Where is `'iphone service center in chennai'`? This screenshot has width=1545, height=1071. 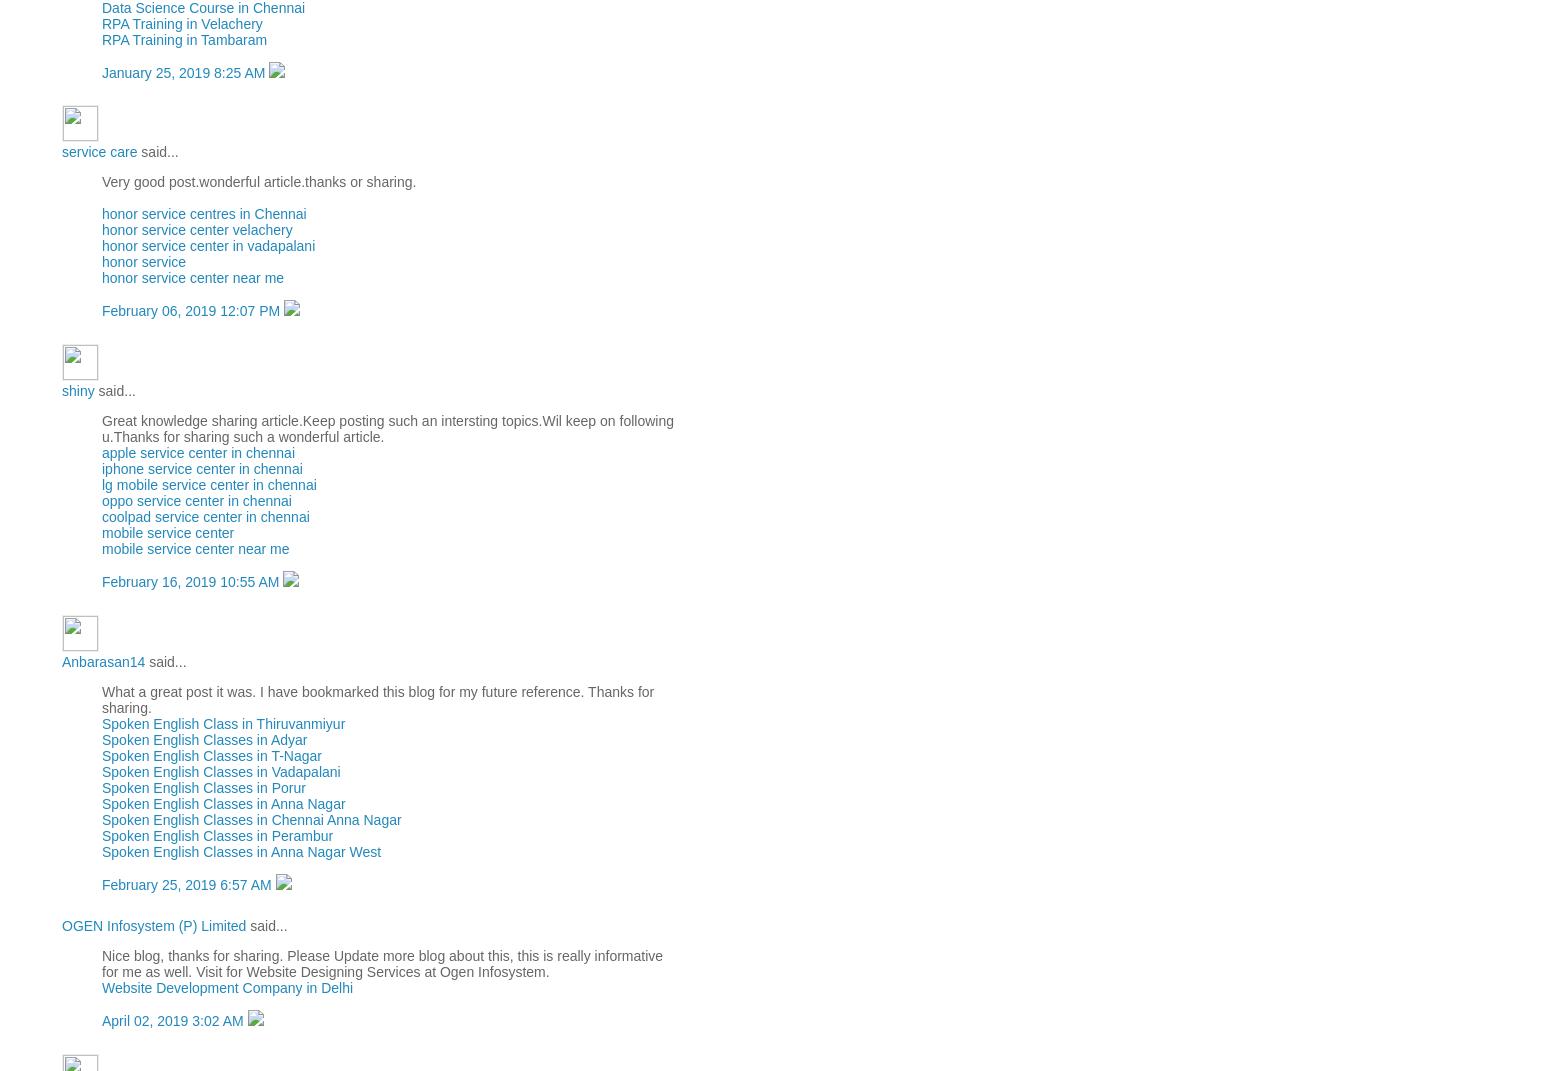
'iphone service center in chennai' is located at coordinates (201, 467).